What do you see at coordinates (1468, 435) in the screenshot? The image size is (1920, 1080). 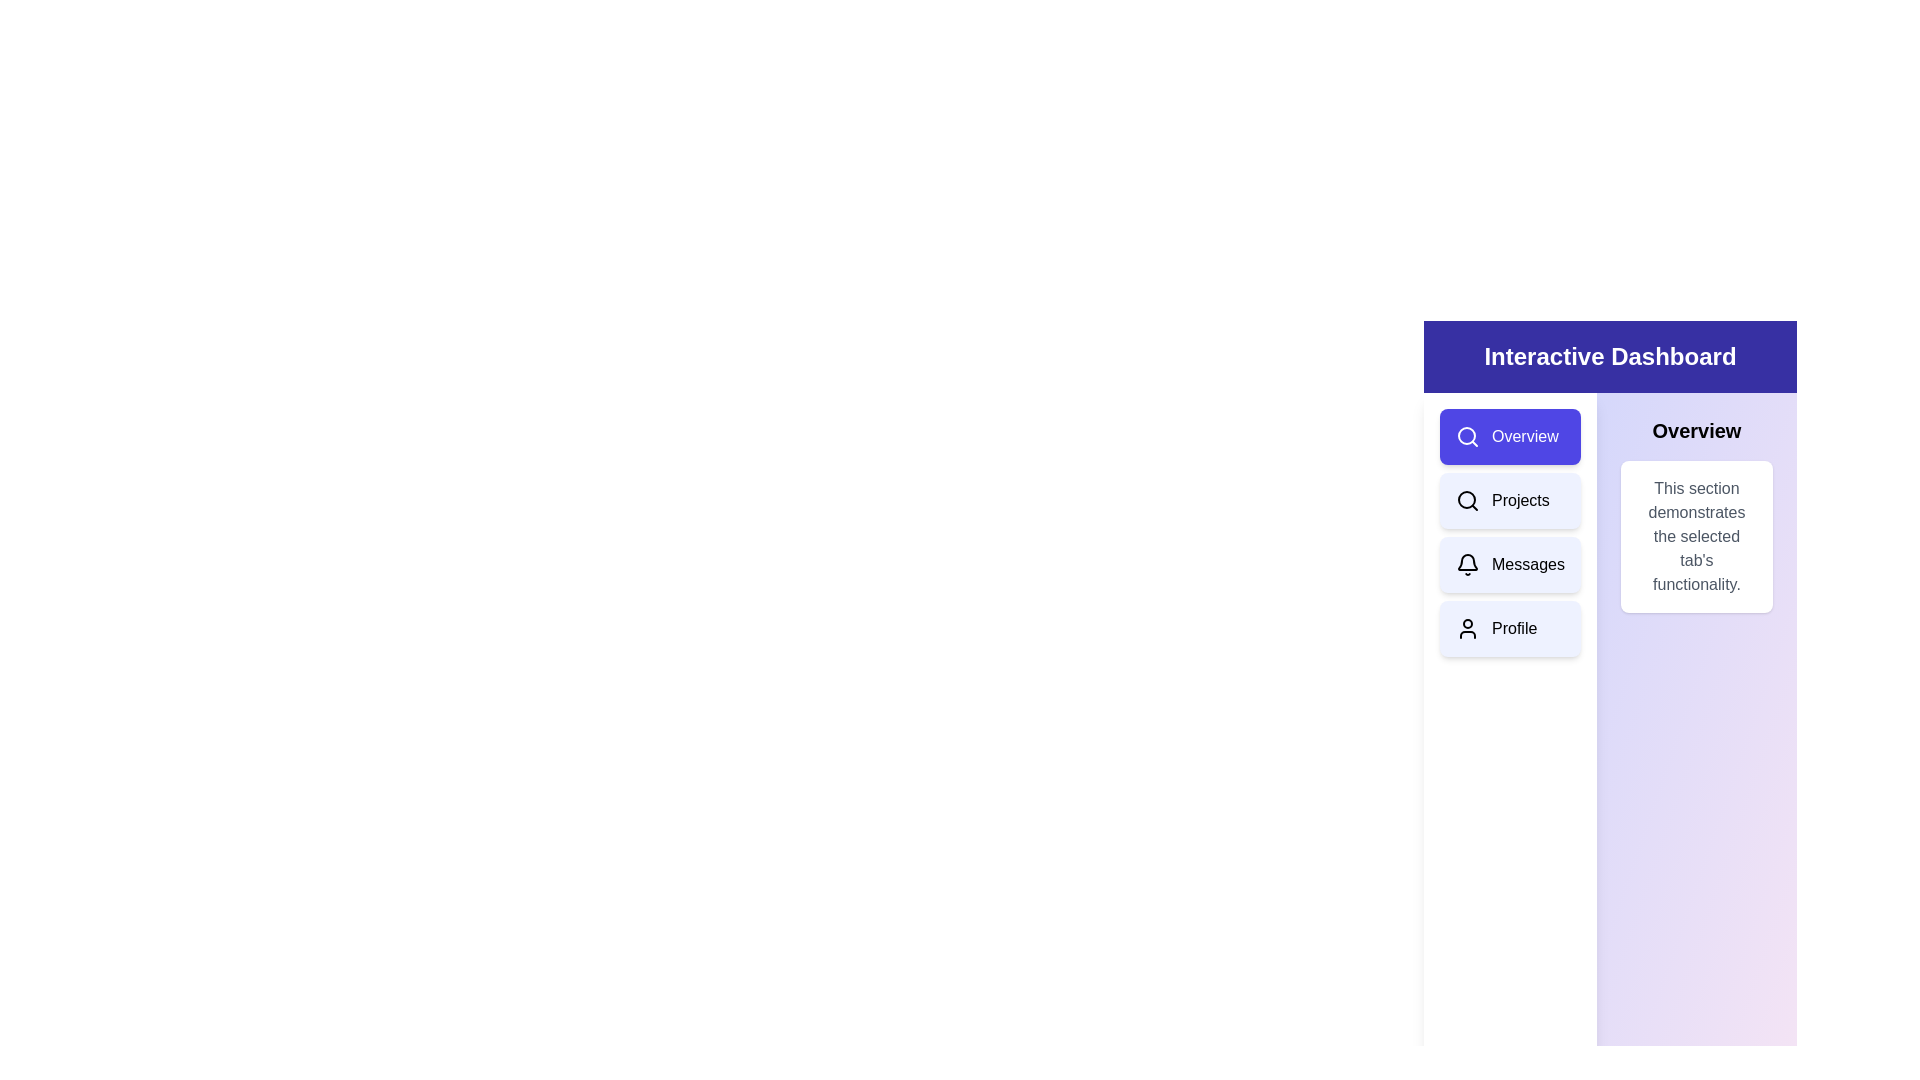 I see `the magnifying glass icon representing the search function, which is located in the sidebar menu next to the 'Overview' text` at bounding box center [1468, 435].